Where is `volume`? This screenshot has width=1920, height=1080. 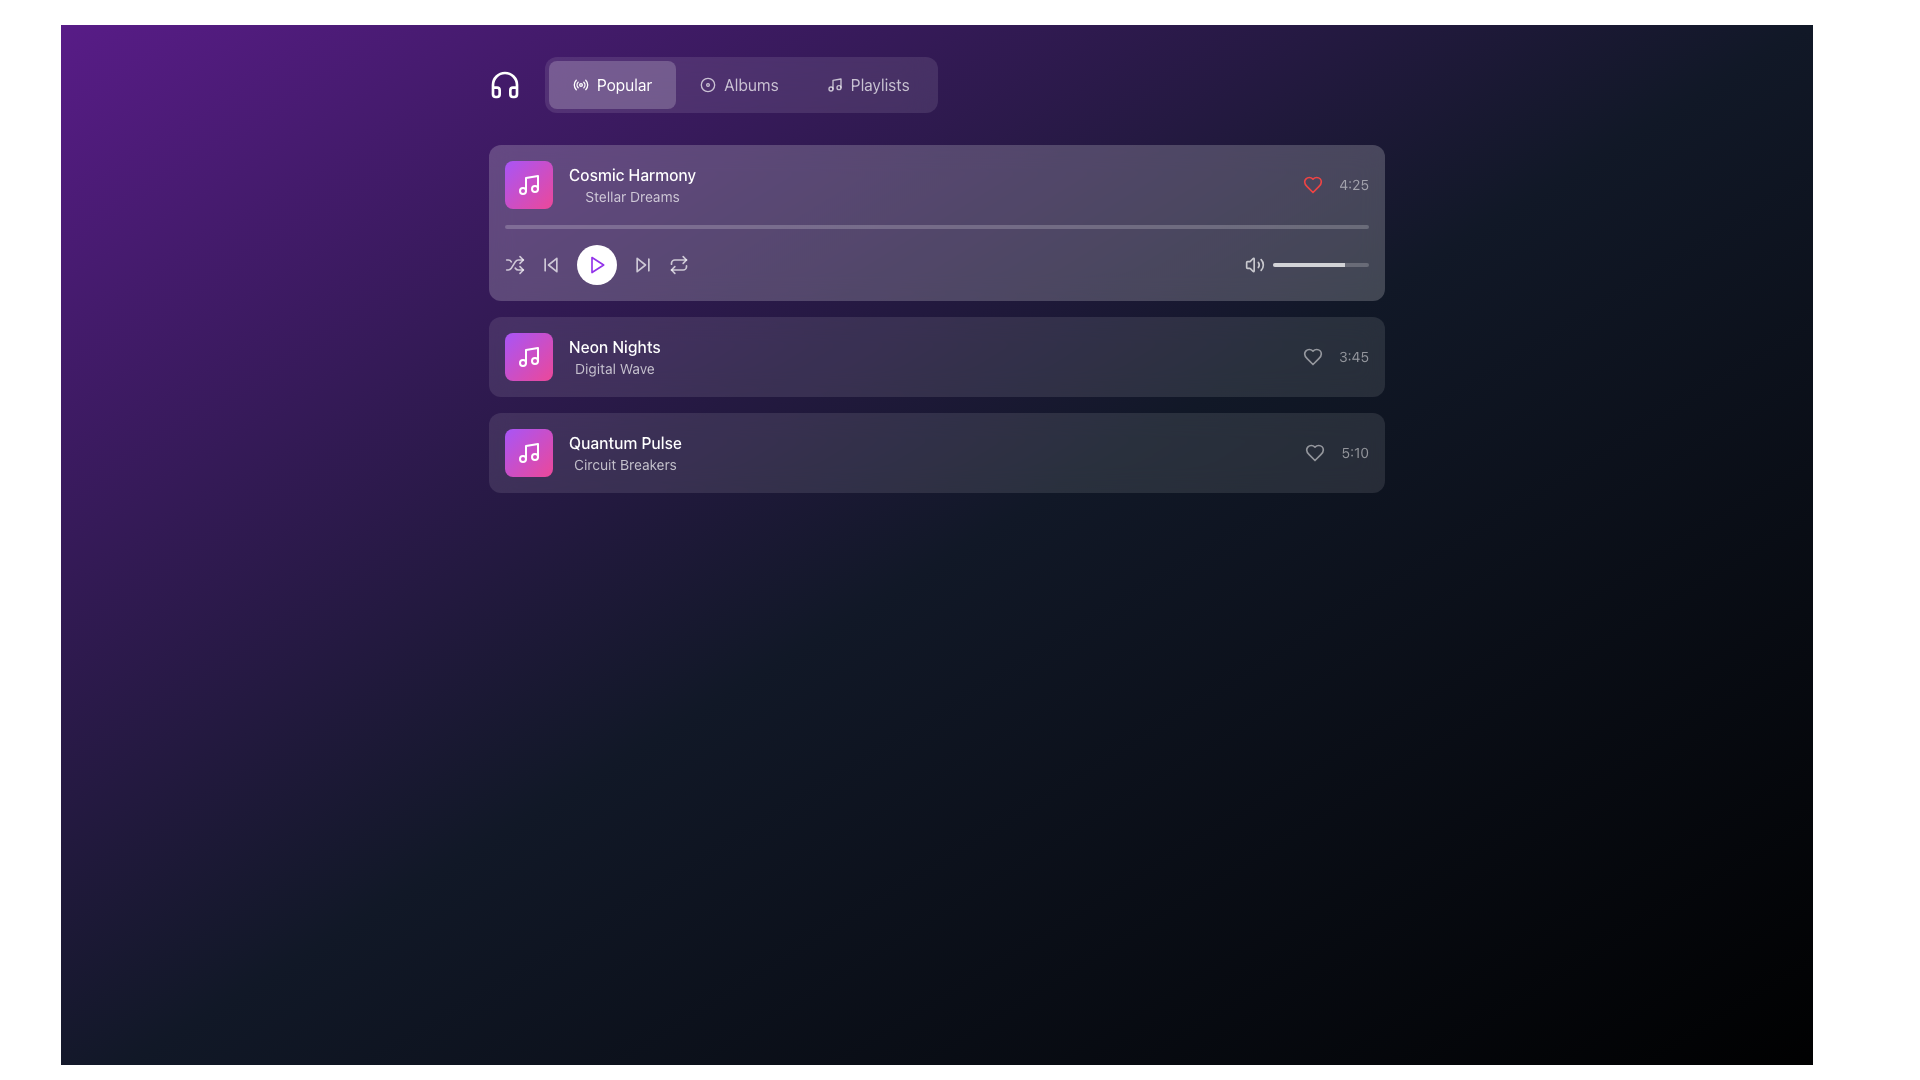
volume is located at coordinates (1300, 264).